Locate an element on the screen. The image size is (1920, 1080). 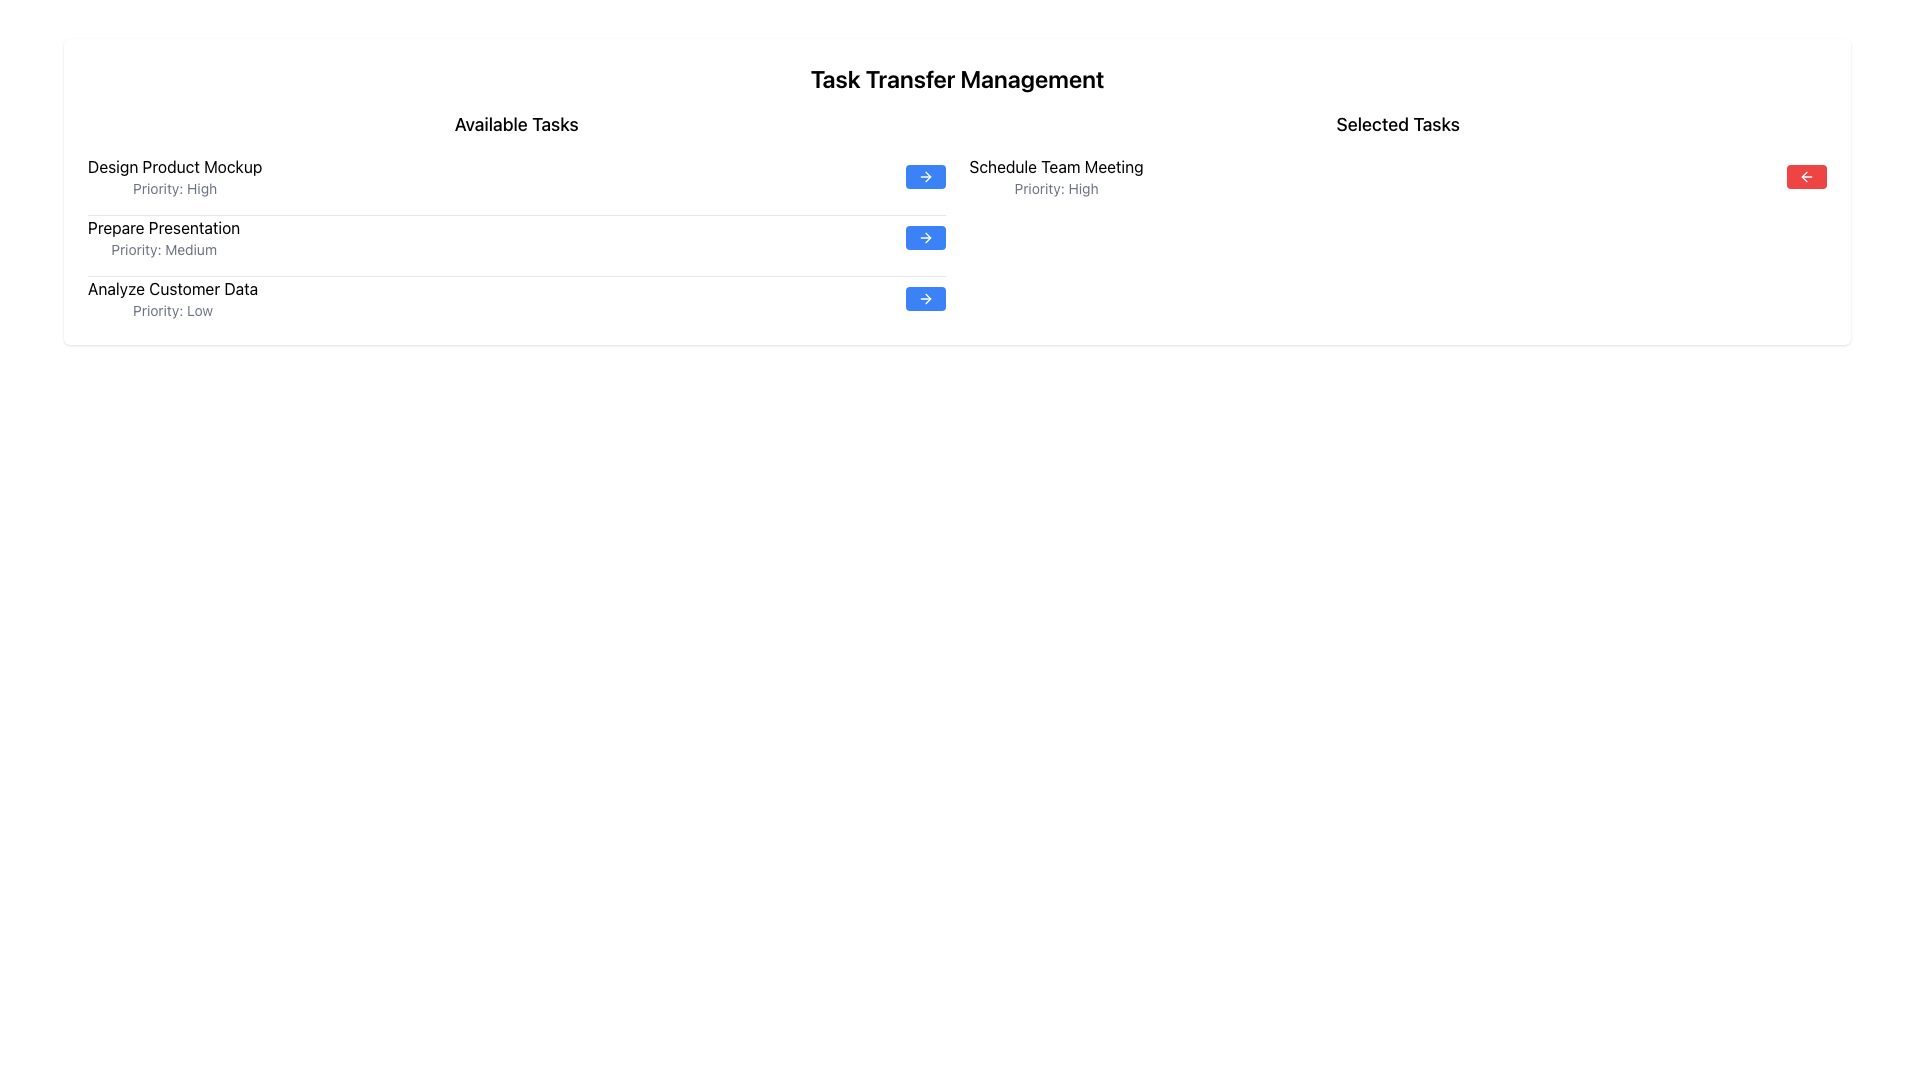
the static text label displaying 'Design Product Mockup', which is the primary label at the top of the task entry indicating high priority is located at coordinates (175, 165).